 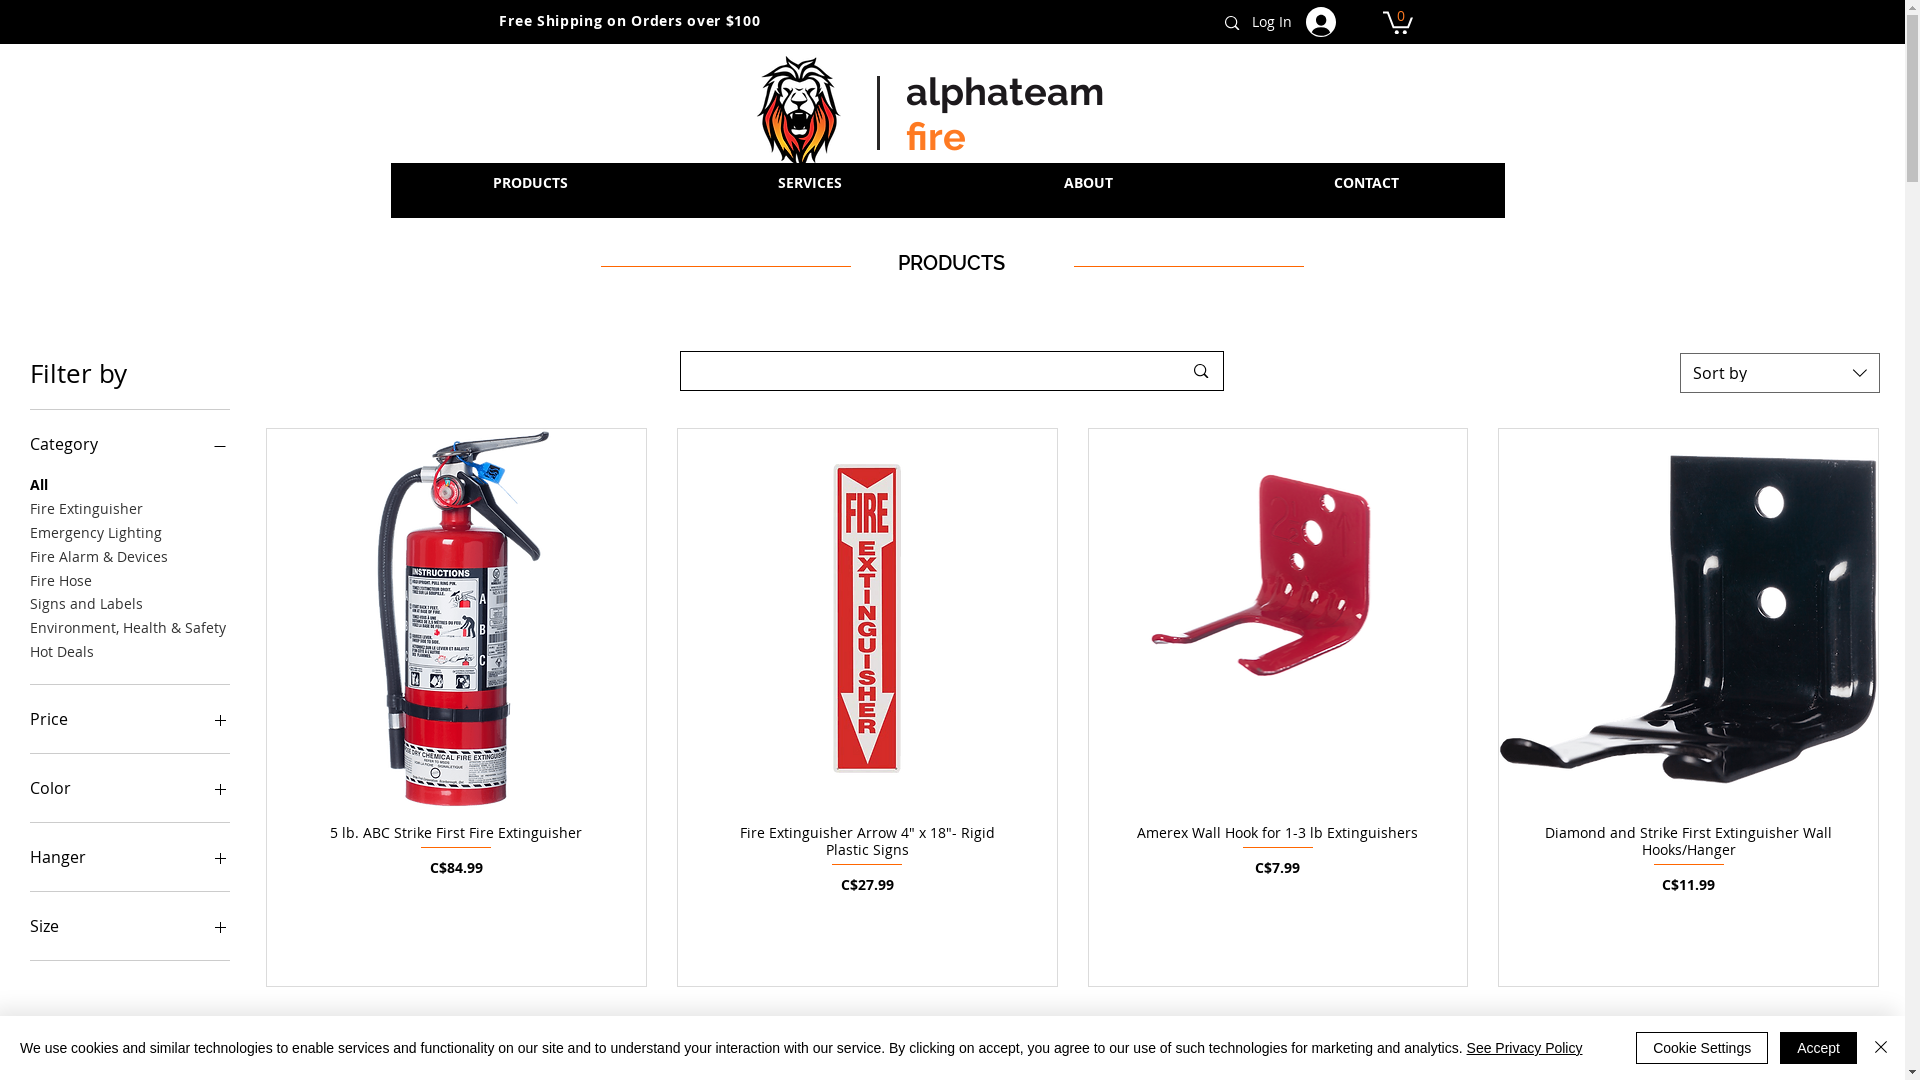 What do you see at coordinates (128, 786) in the screenshot?
I see `'Color'` at bounding box center [128, 786].